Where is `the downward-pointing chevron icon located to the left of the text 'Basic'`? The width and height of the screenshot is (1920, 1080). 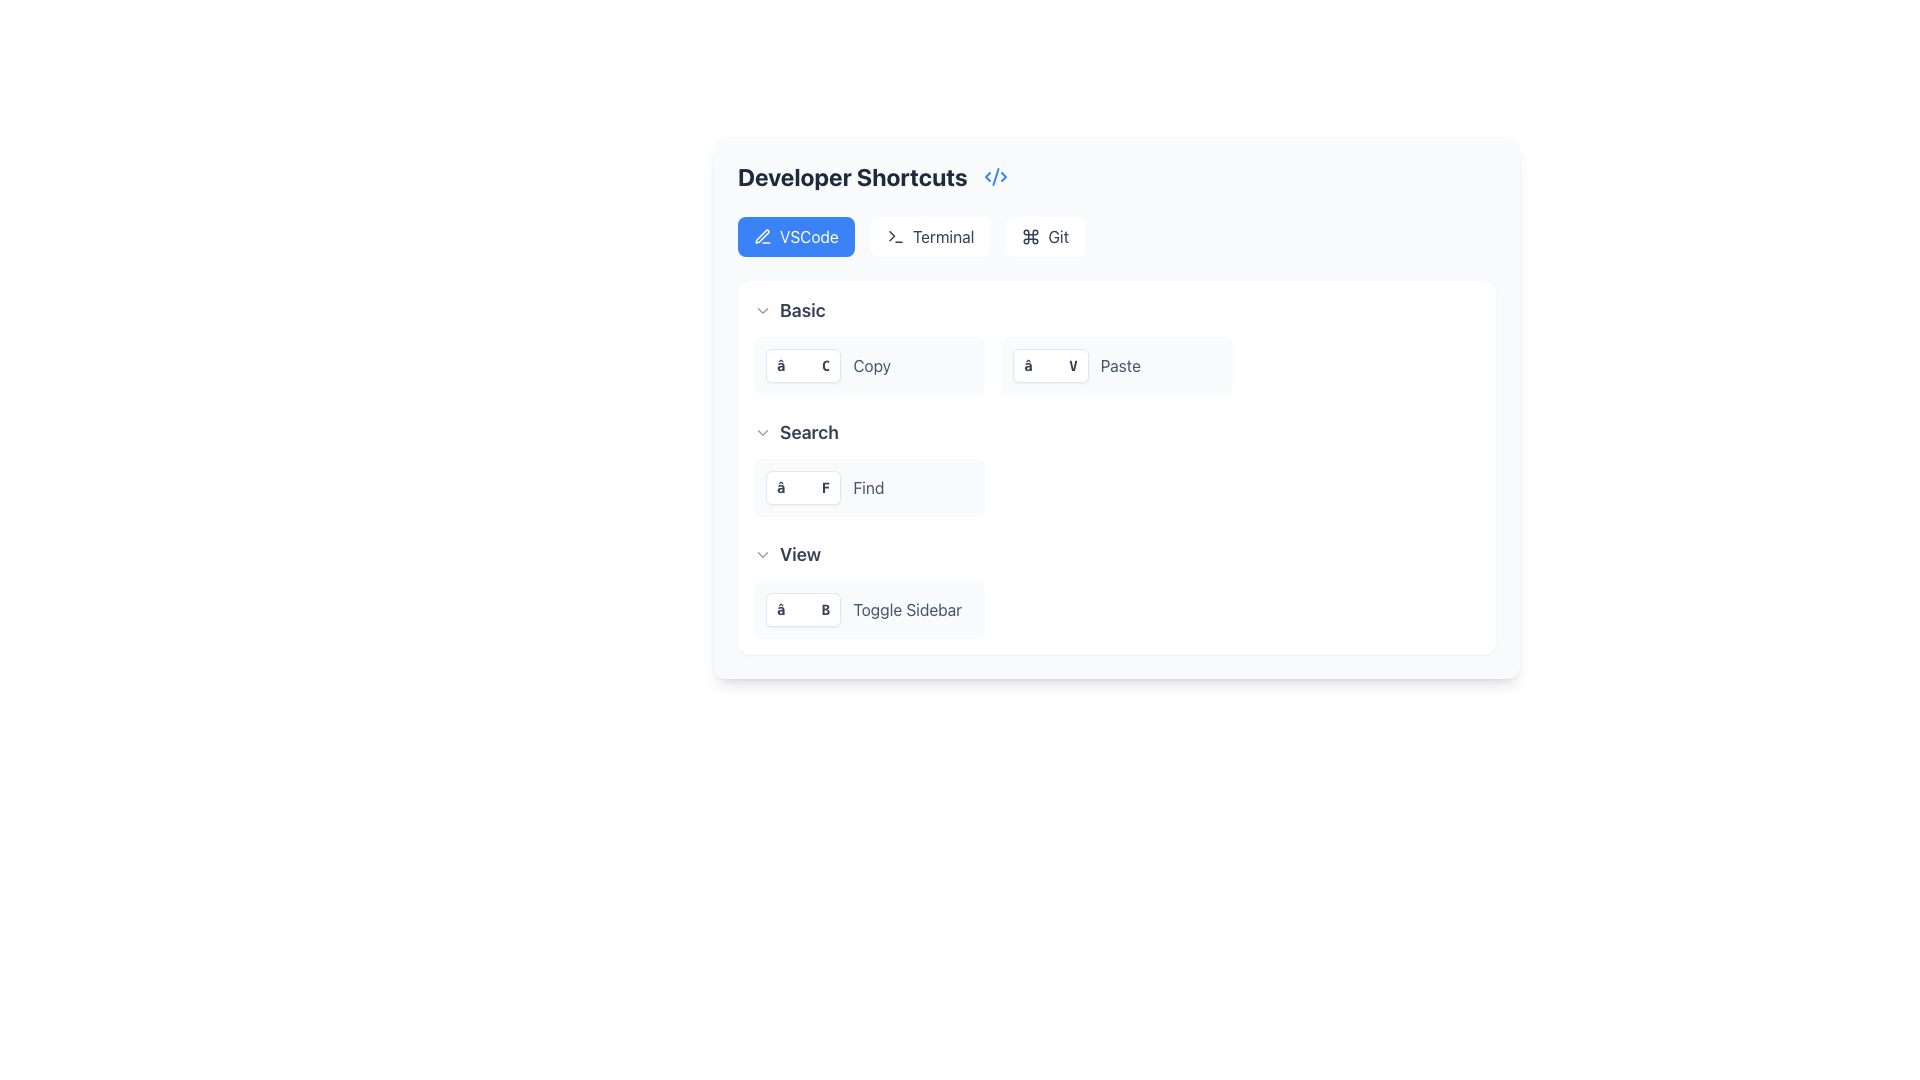 the downward-pointing chevron icon located to the left of the text 'Basic' is located at coordinates (762, 311).